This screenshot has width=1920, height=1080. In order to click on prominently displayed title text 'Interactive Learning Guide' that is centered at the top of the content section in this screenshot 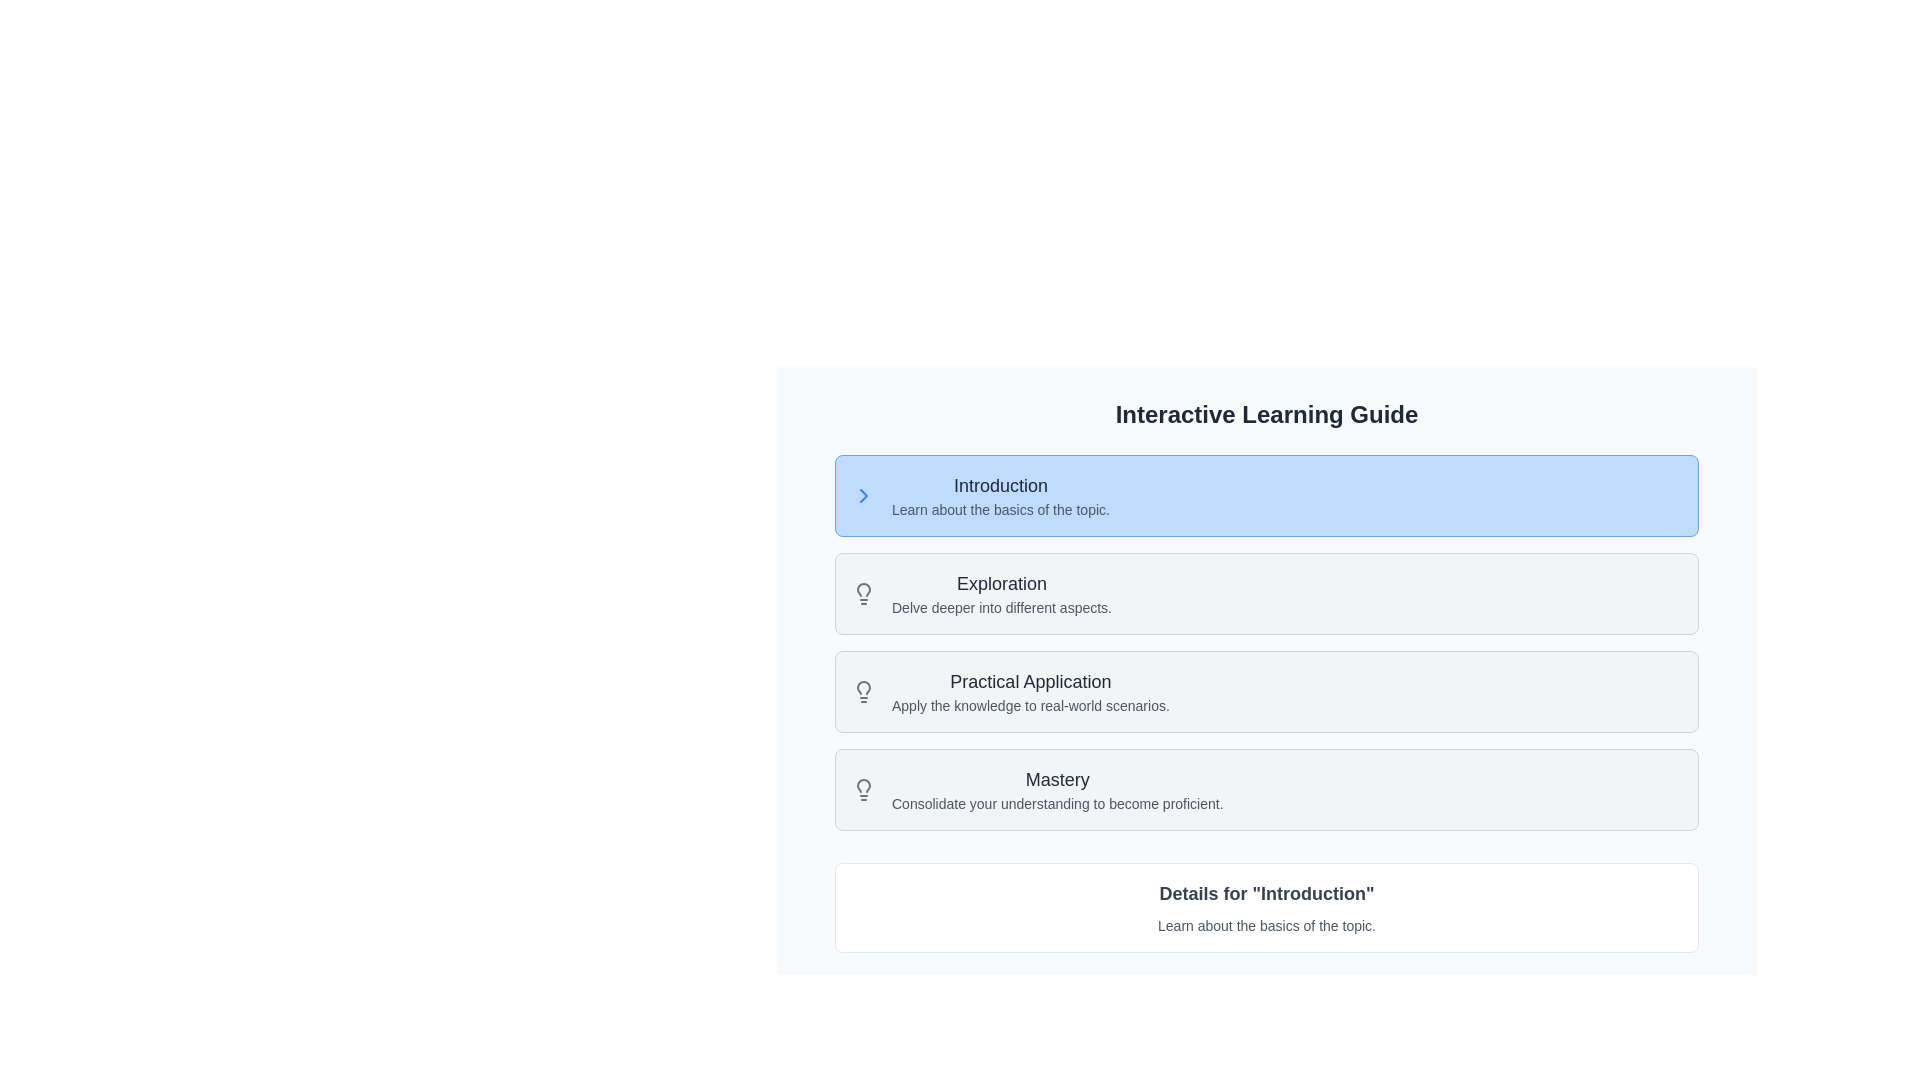, I will do `click(1266, 414)`.